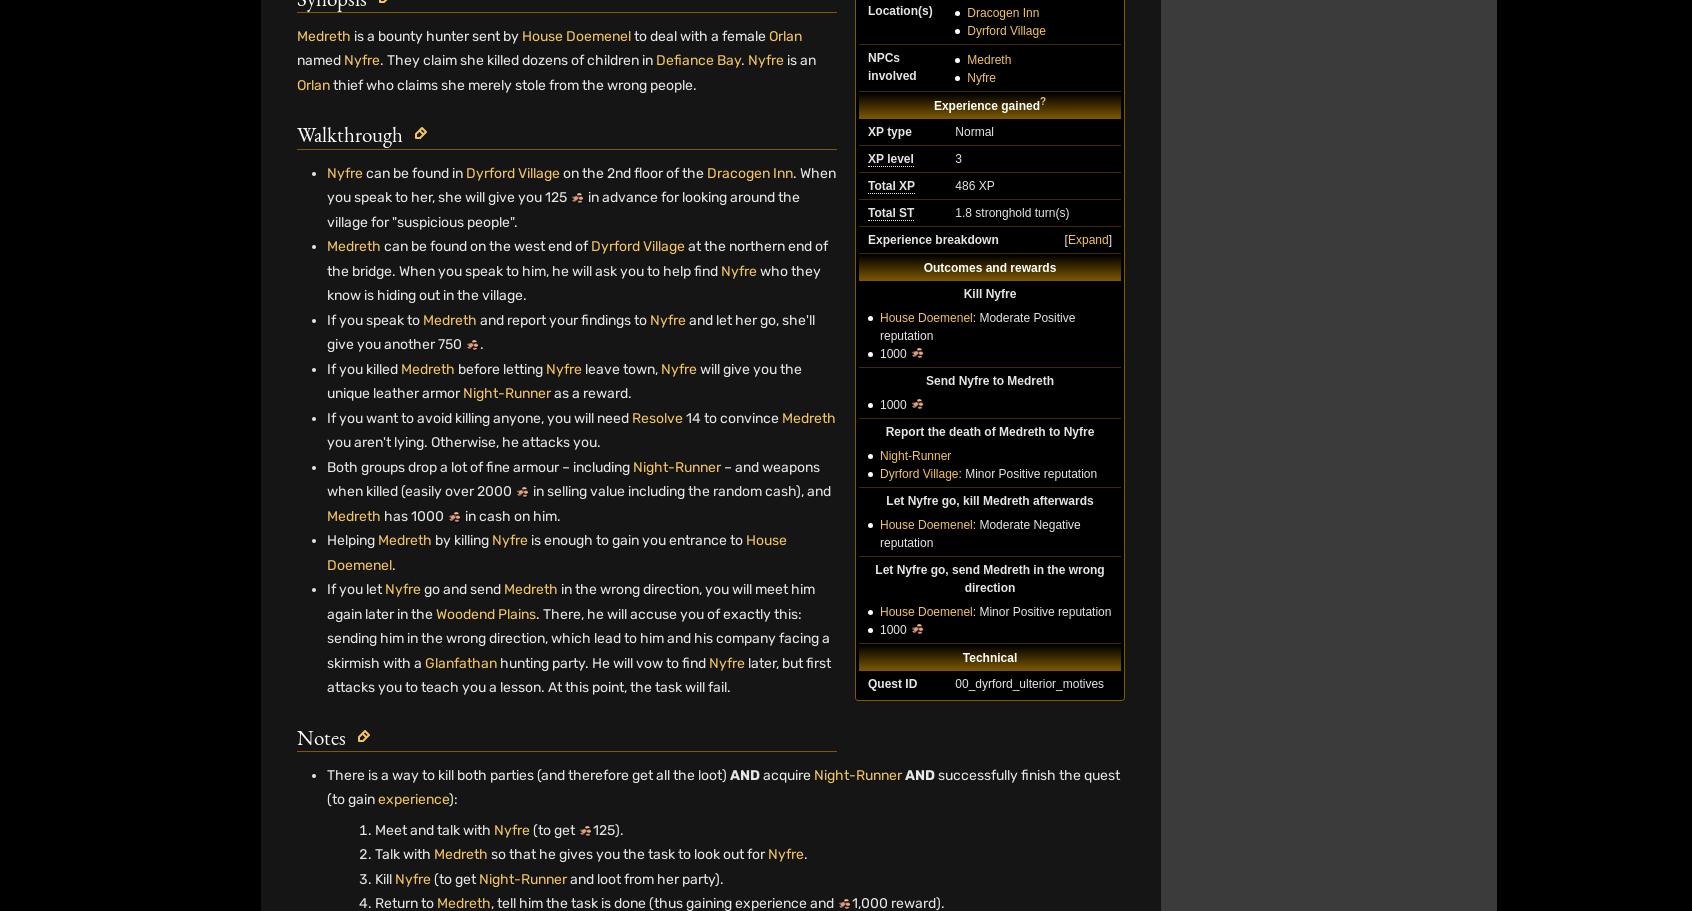 Image resolution: width=1692 pixels, height=911 pixels. What do you see at coordinates (1242, 869) in the screenshot?
I see `'Take your favorite fandoms with you and never miss a beat.'` at bounding box center [1242, 869].